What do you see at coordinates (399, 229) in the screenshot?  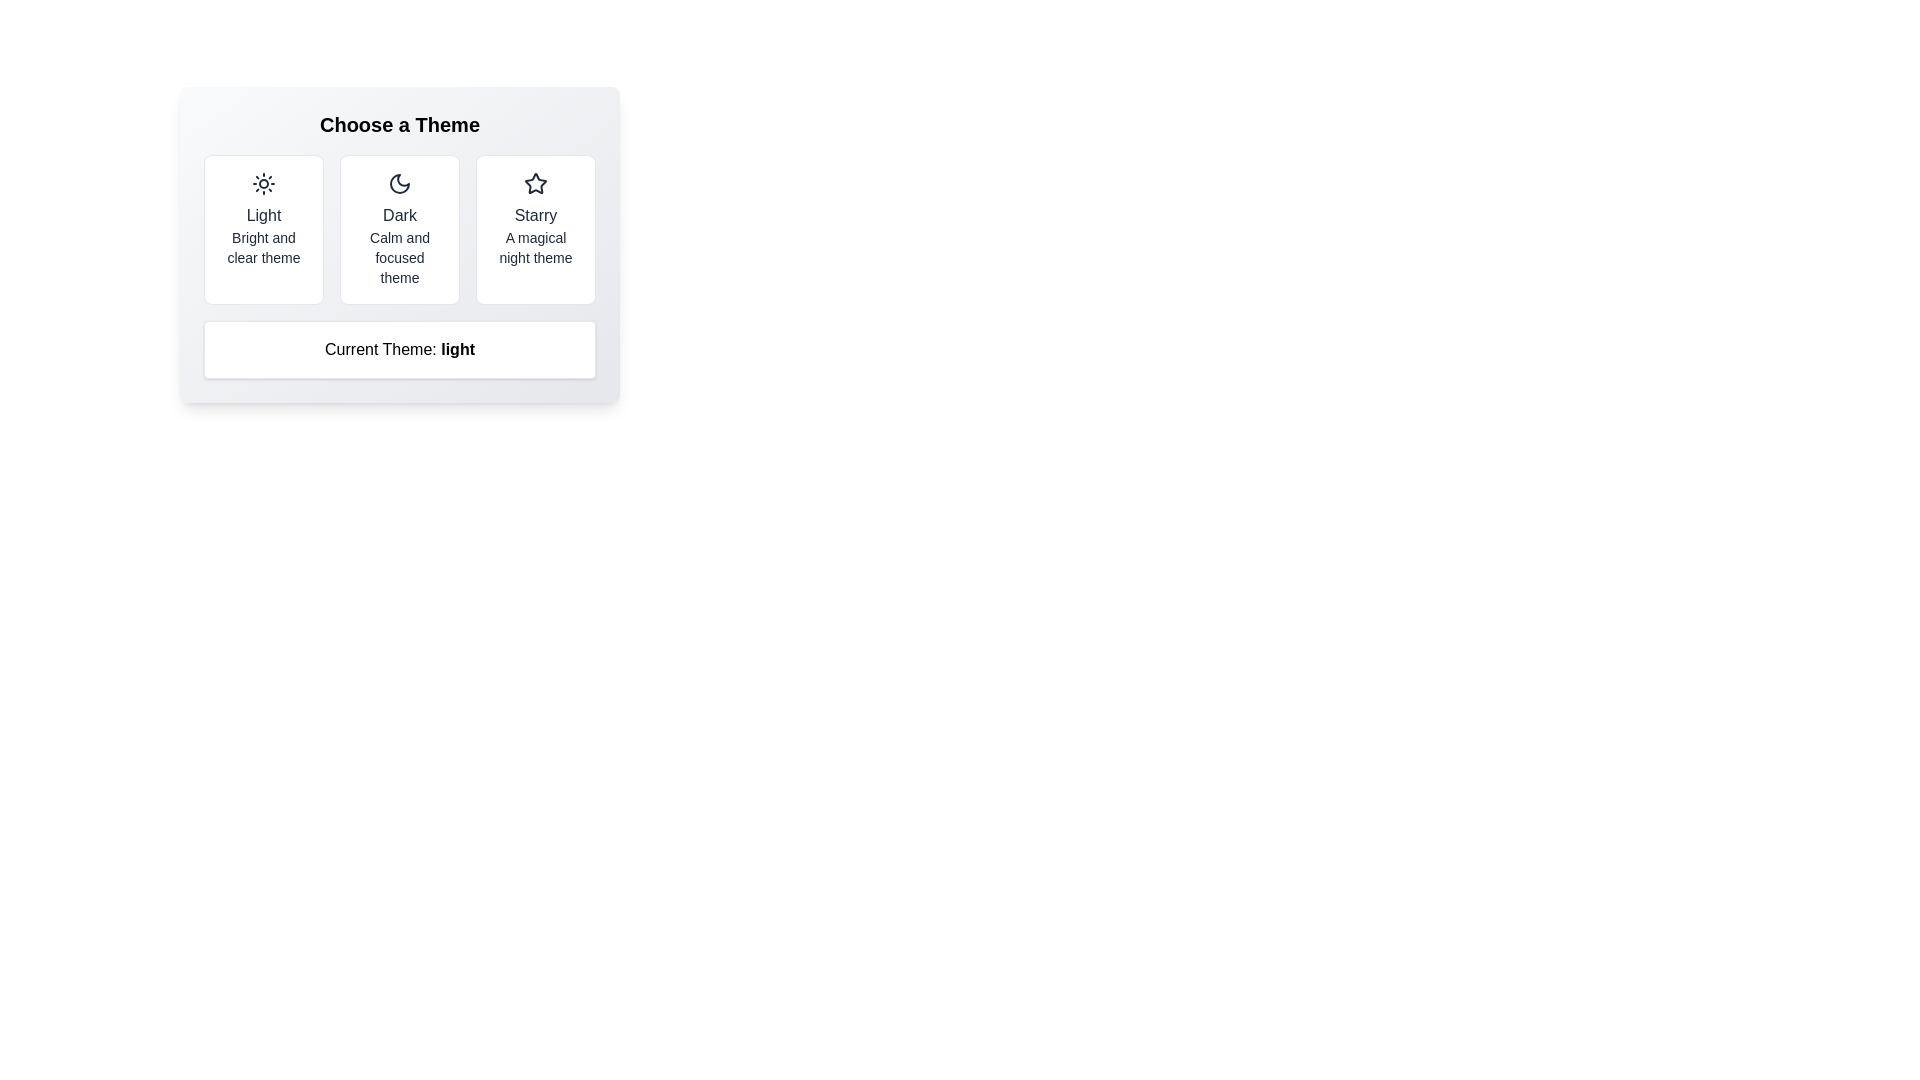 I see `the theme button corresponding to Dark` at bounding box center [399, 229].